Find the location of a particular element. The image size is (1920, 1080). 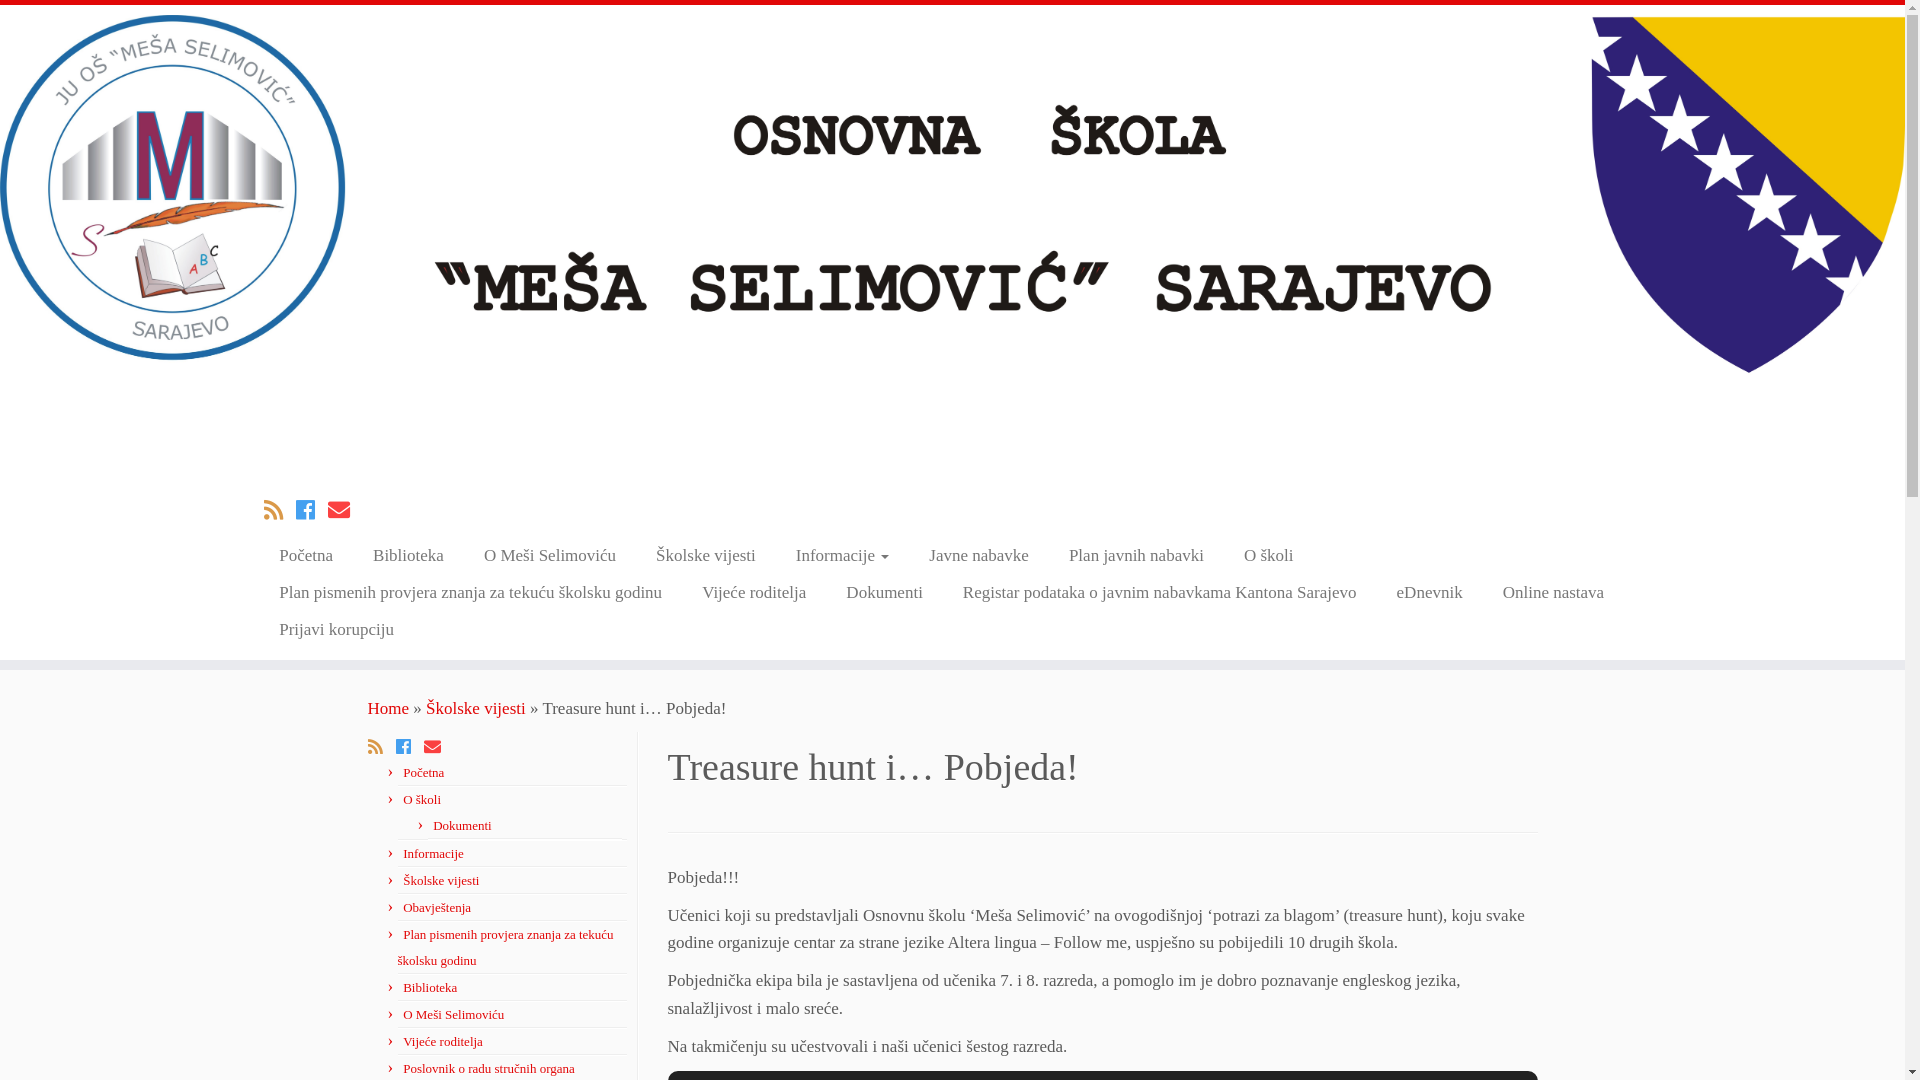

'Online nastava' is located at coordinates (1553, 591).